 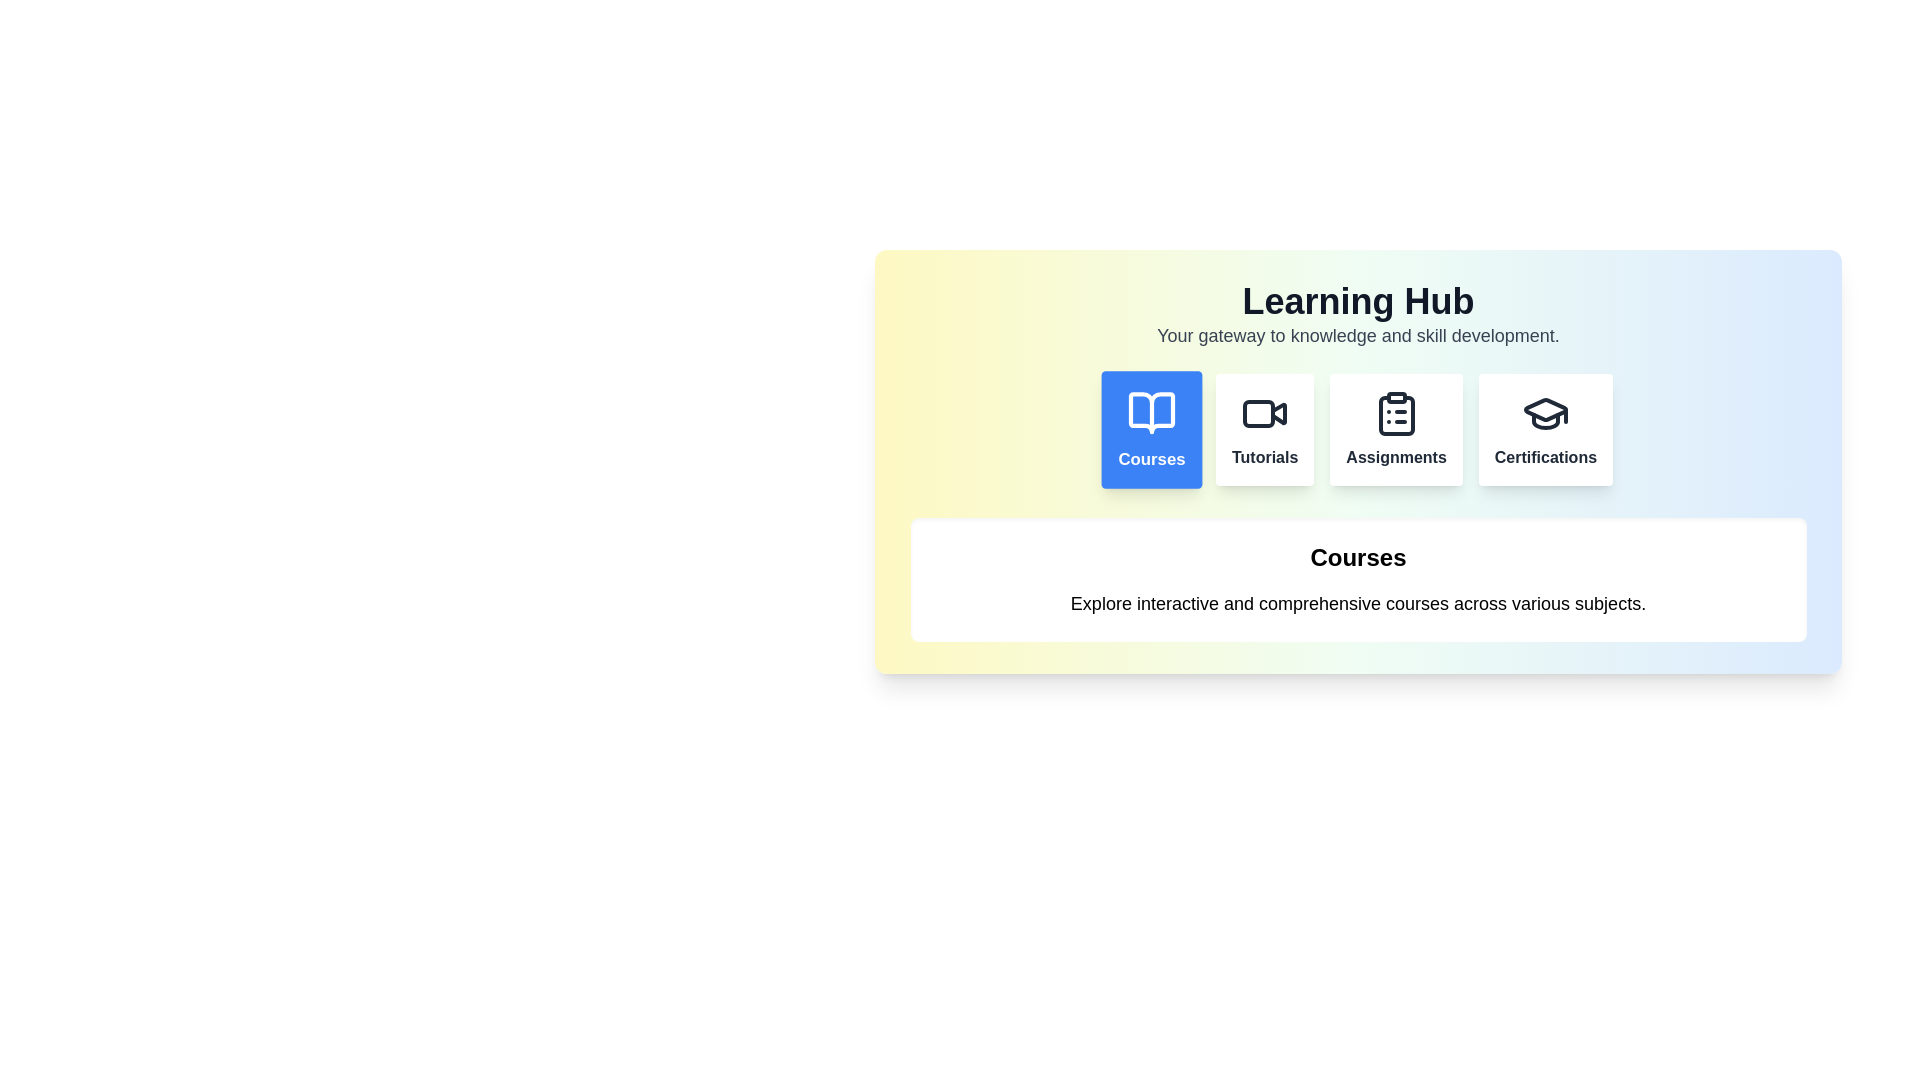 I want to click on the button labeled Certifications to observe its hover effect, so click(x=1544, y=428).